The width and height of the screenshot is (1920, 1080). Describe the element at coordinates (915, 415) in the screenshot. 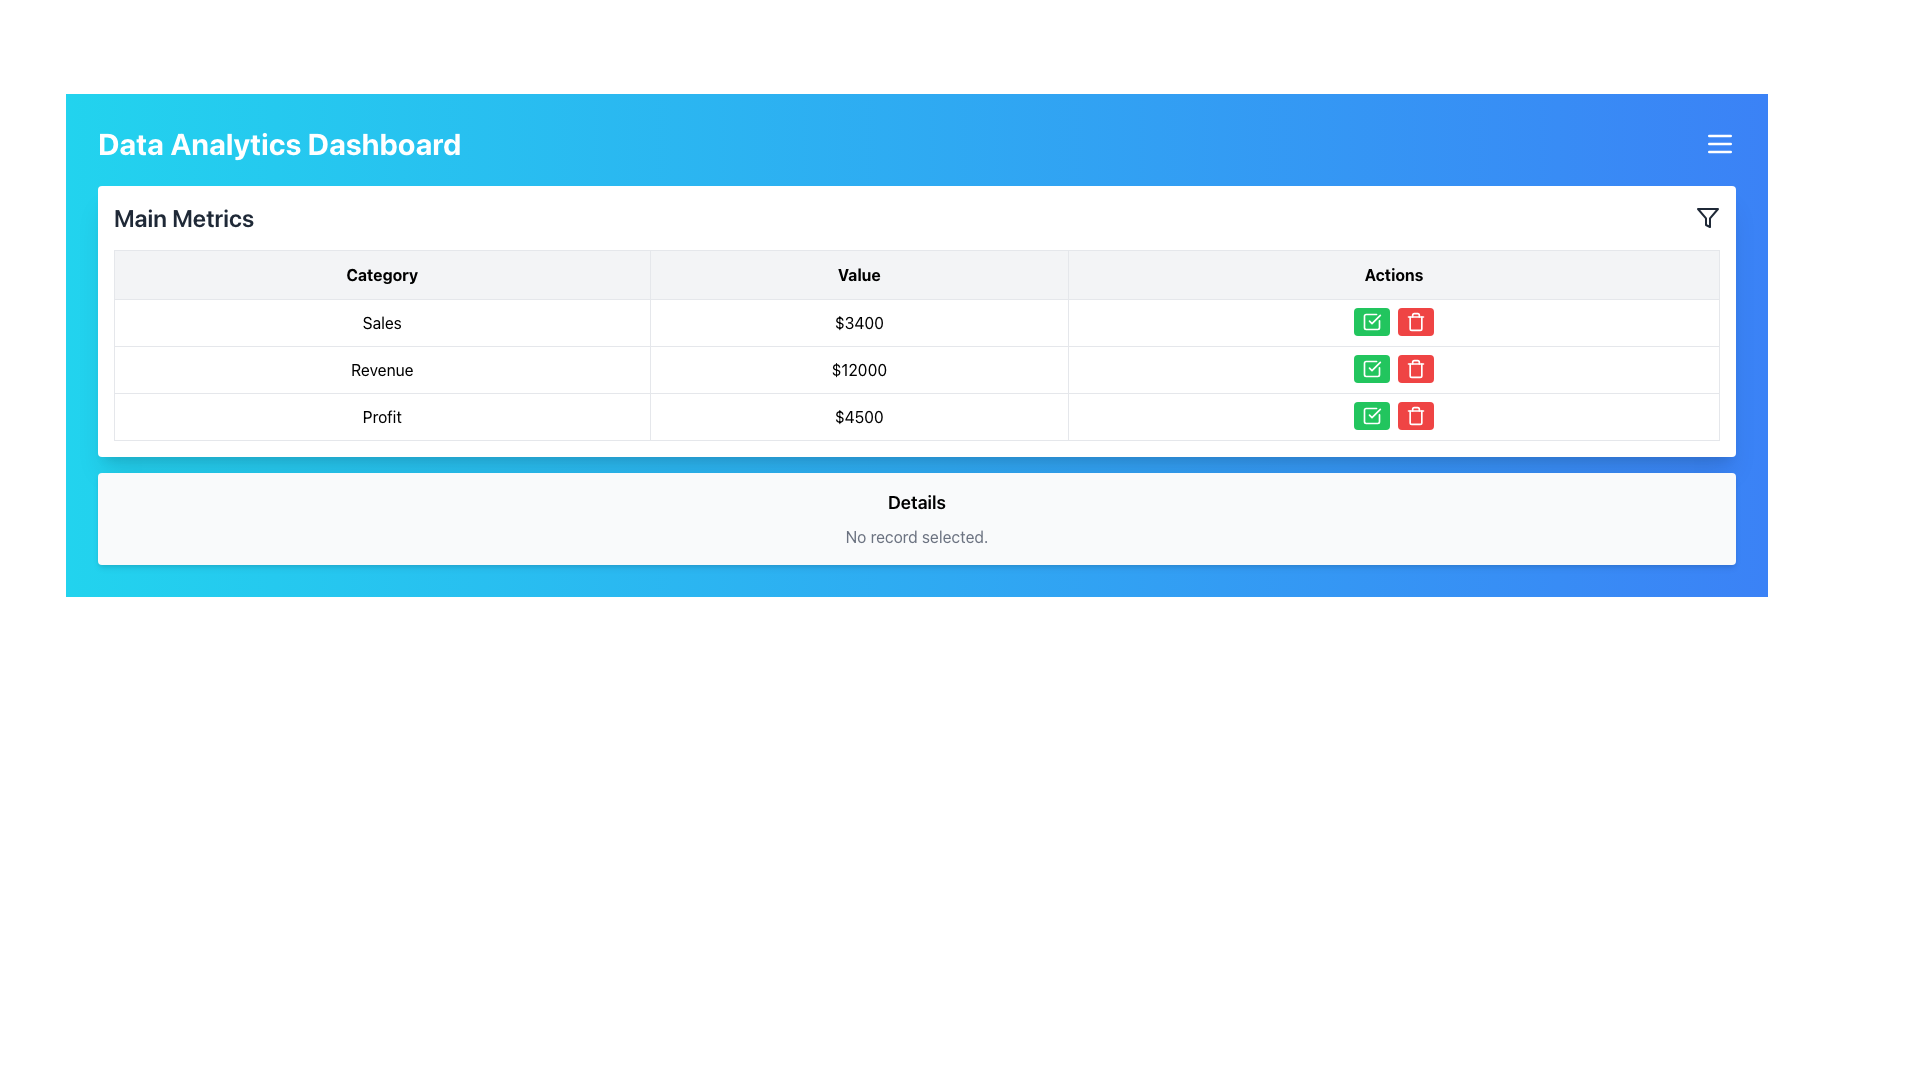

I see `the displayed profit value in the metrics table under the 'Main Metrics' section, specifically in the row labeled 'Profit' which shows the value '$4500'` at that location.